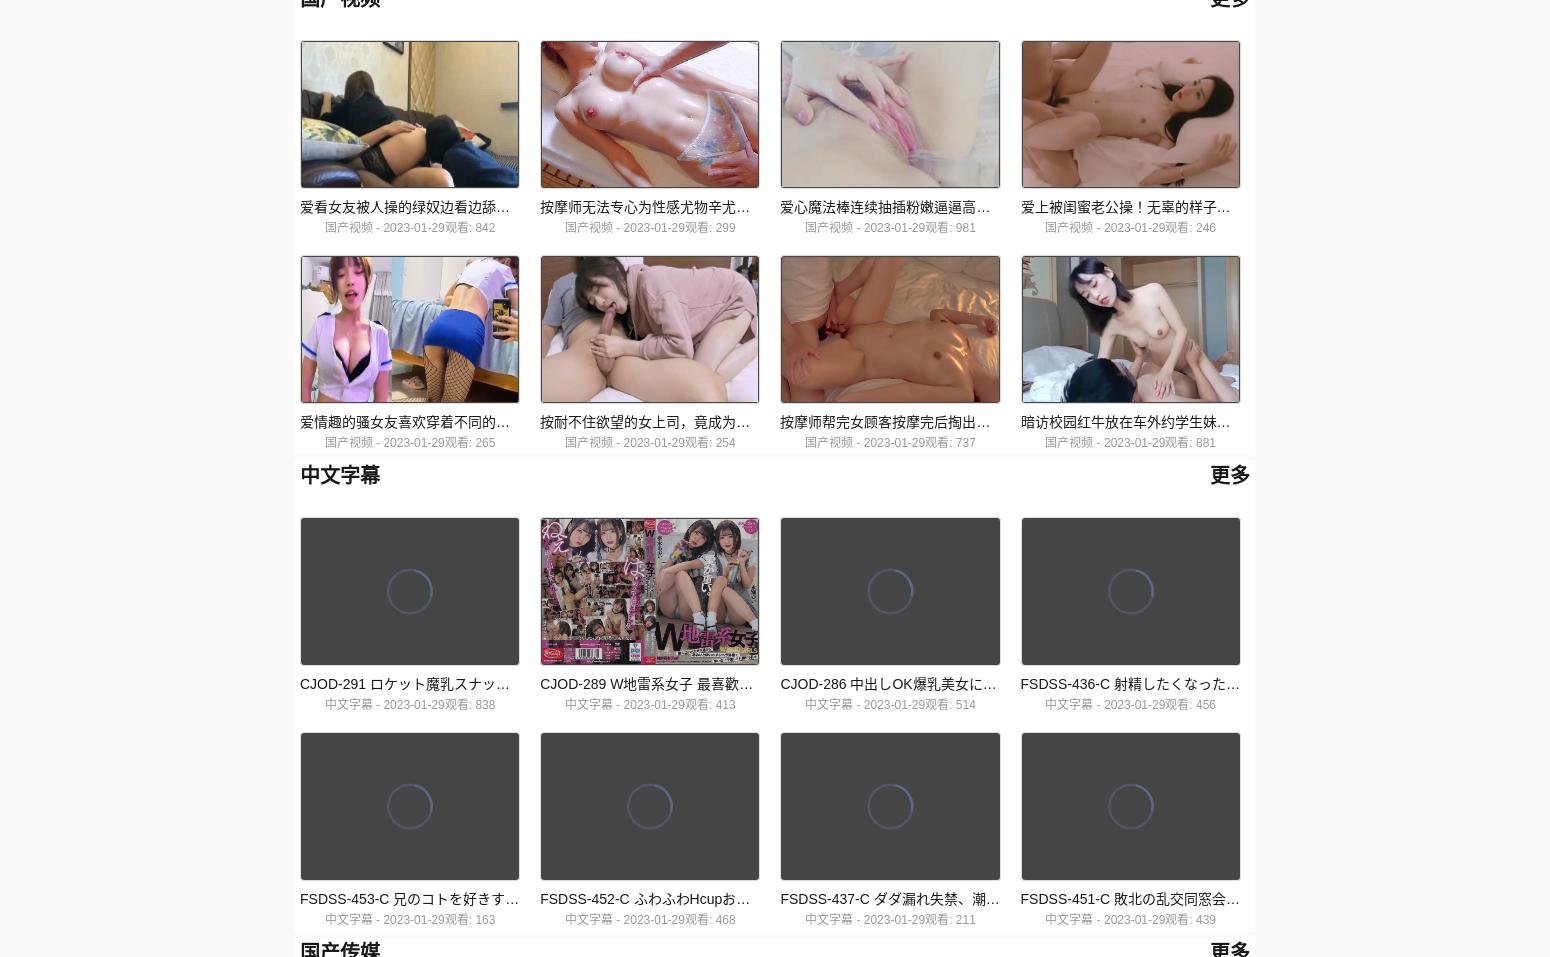 The height and width of the screenshot is (957, 1550). I want to click on 'FSDSS-453-C 兄のコトを好きすぎる妹が媚薬漬け誘惑親の留守中にガンギマリ近親相姦する兄妹', so click(605, 899).